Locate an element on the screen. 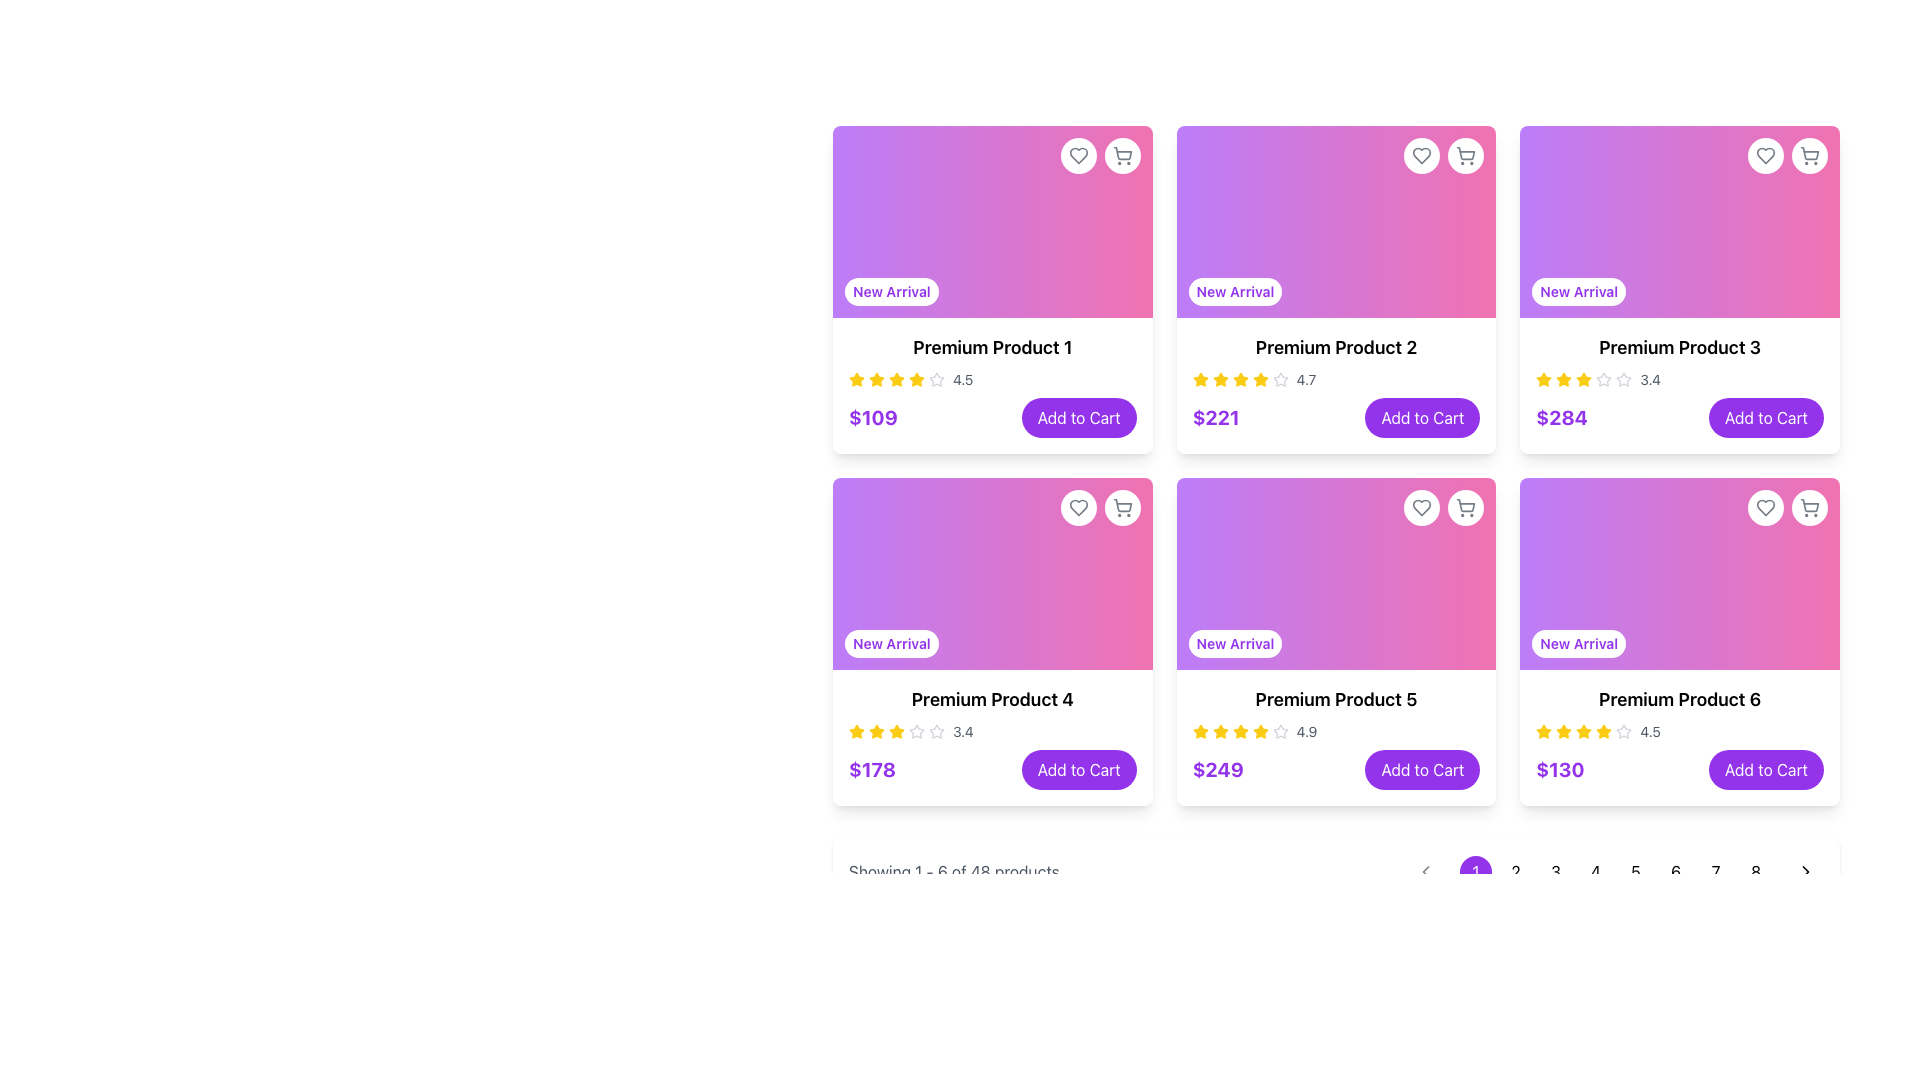 This screenshot has width=1920, height=1080. the 'Add to Cart' button located in the fifth product card of the grid layout is located at coordinates (1421, 769).